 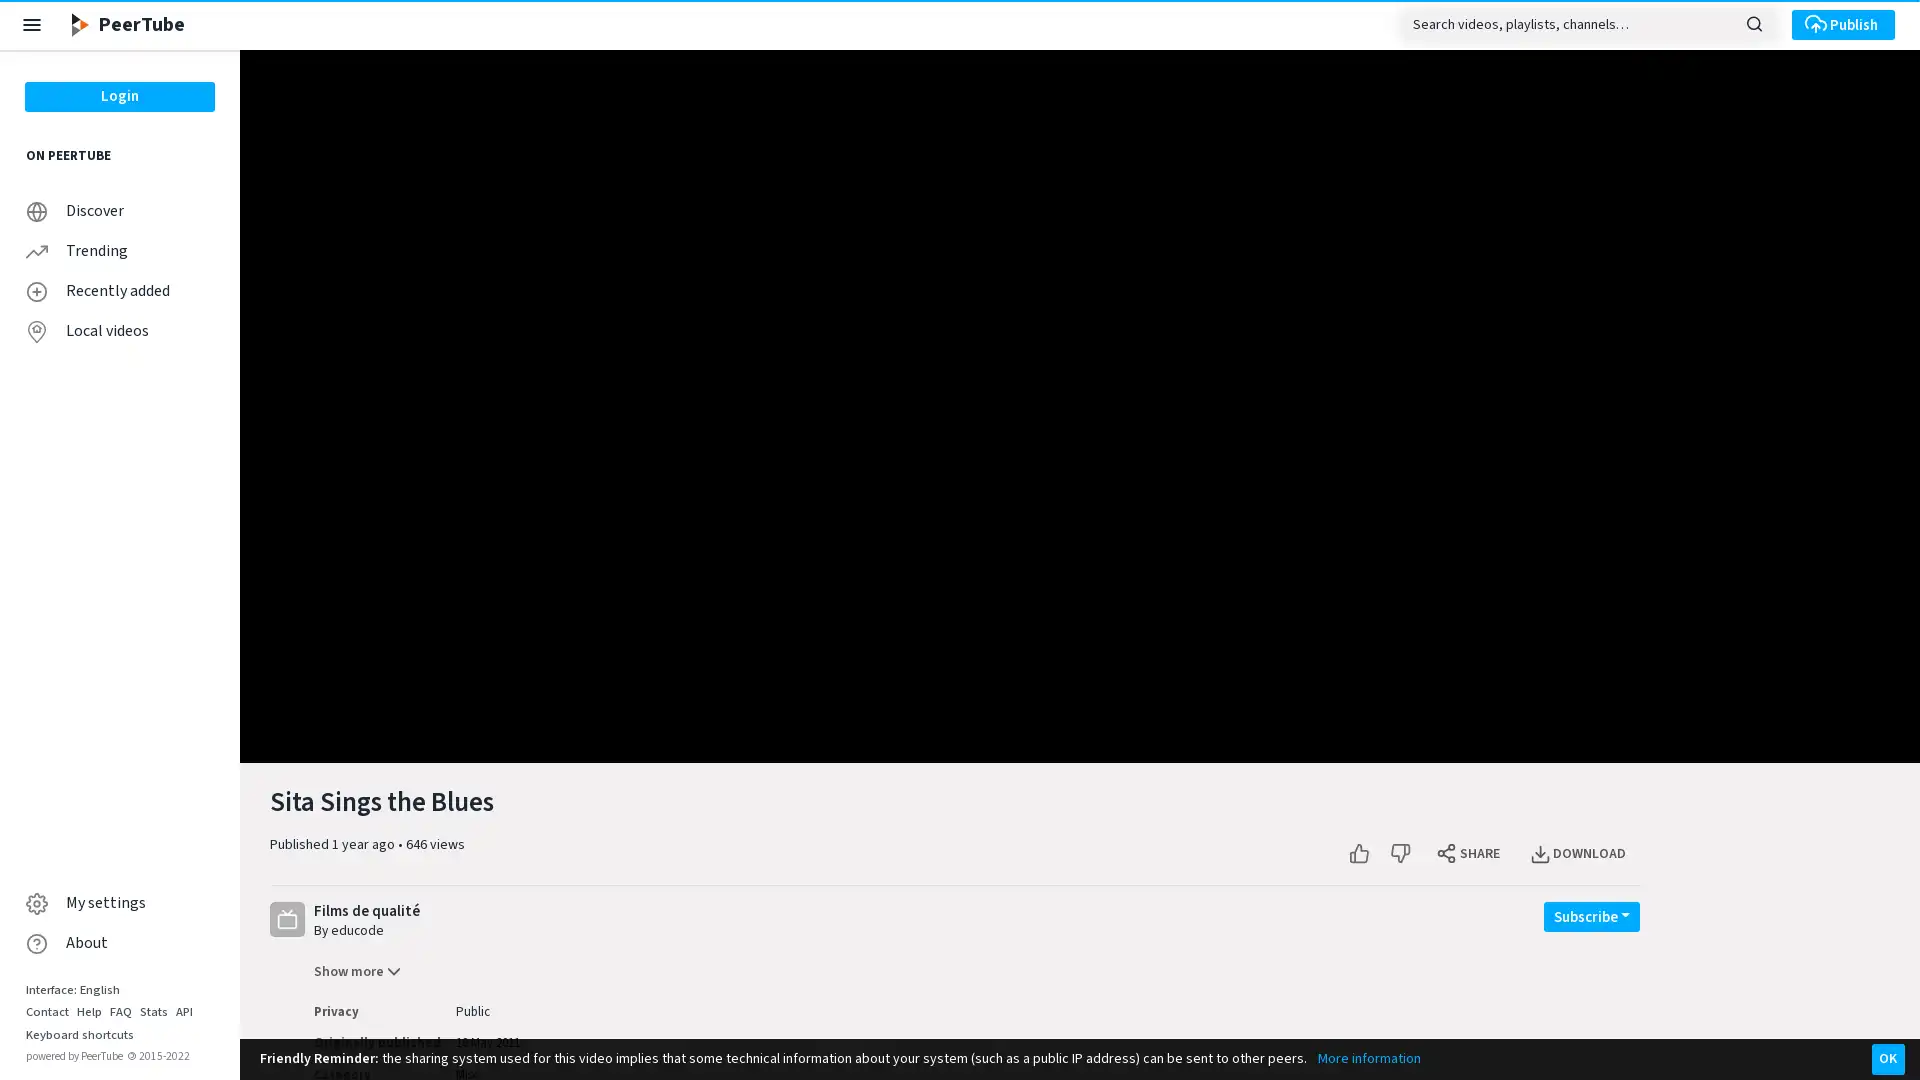 What do you see at coordinates (1753, 22) in the screenshot?
I see `Search` at bounding box center [1753, 22].